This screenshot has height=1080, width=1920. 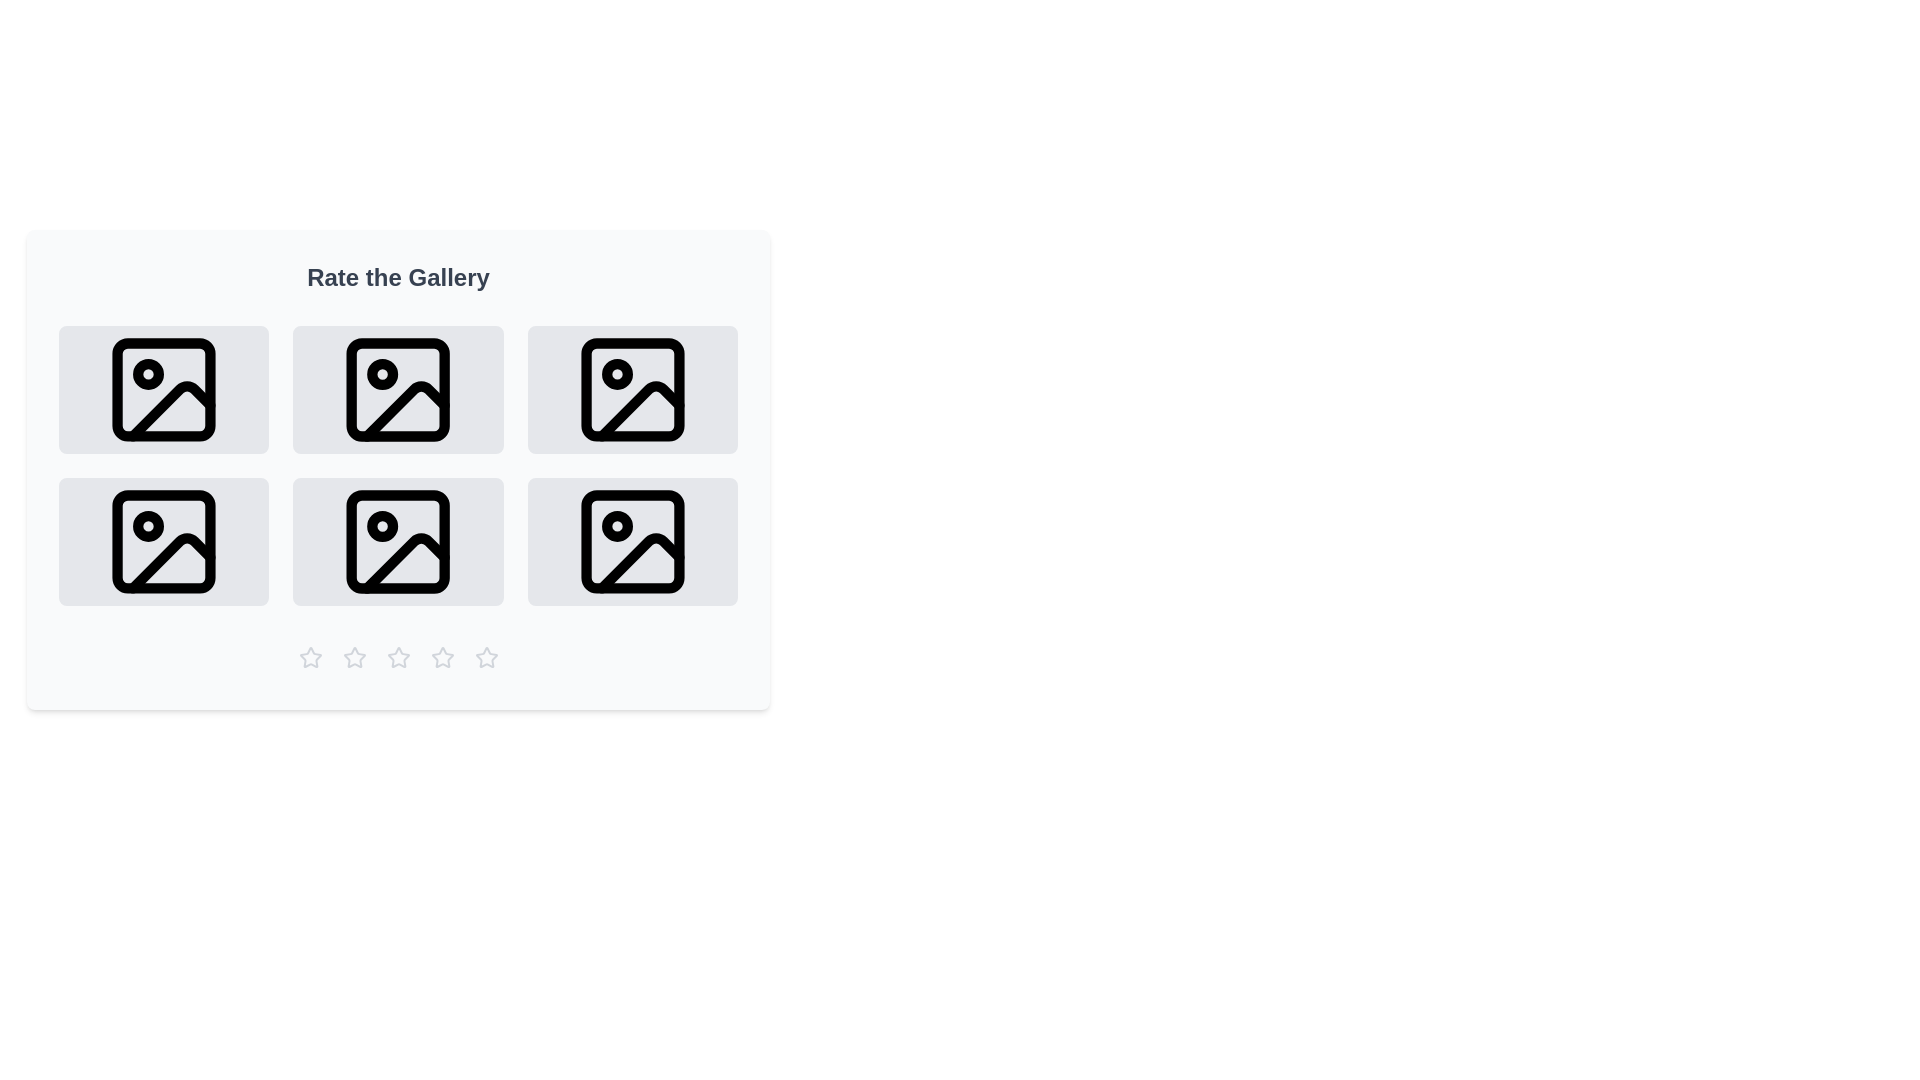 I want to click on the star rating button corresponding to 5 stars, so click(x=486, y=658).